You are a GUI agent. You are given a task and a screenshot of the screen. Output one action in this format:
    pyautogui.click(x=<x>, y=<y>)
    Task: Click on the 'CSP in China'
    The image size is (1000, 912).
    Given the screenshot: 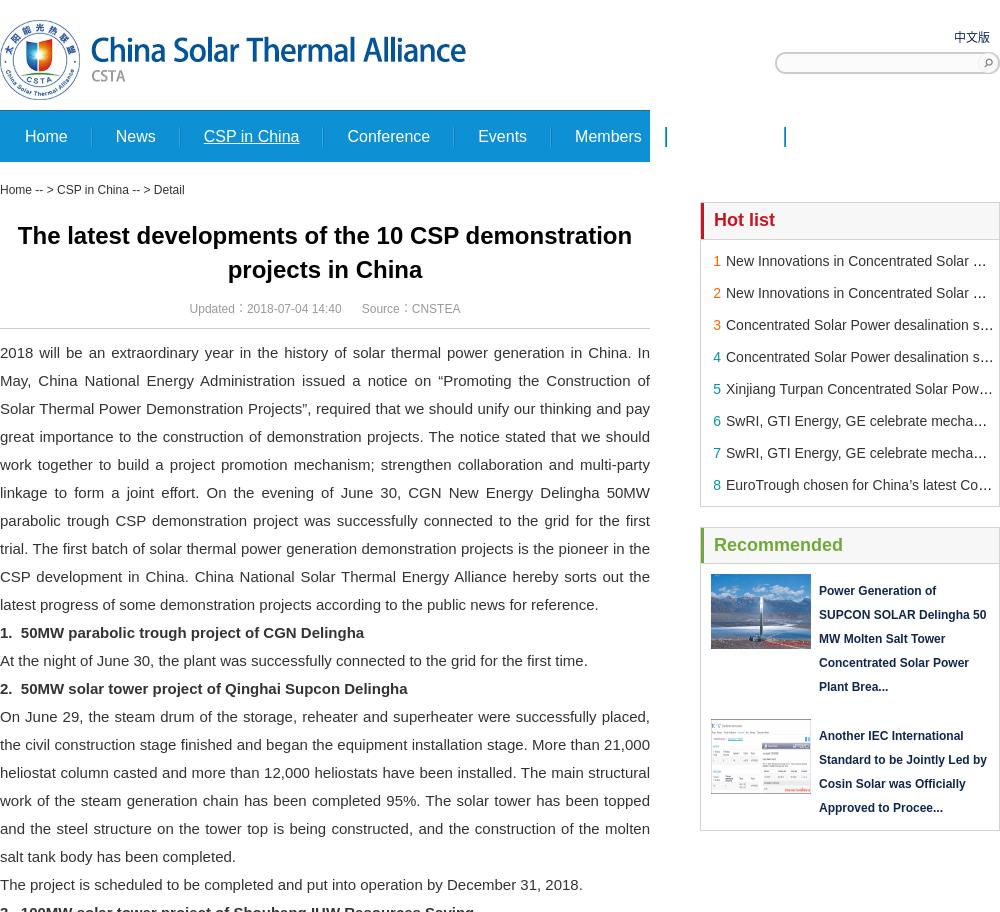 What is the action you would take?
    pyautogui.click(x=57, y=189)
    